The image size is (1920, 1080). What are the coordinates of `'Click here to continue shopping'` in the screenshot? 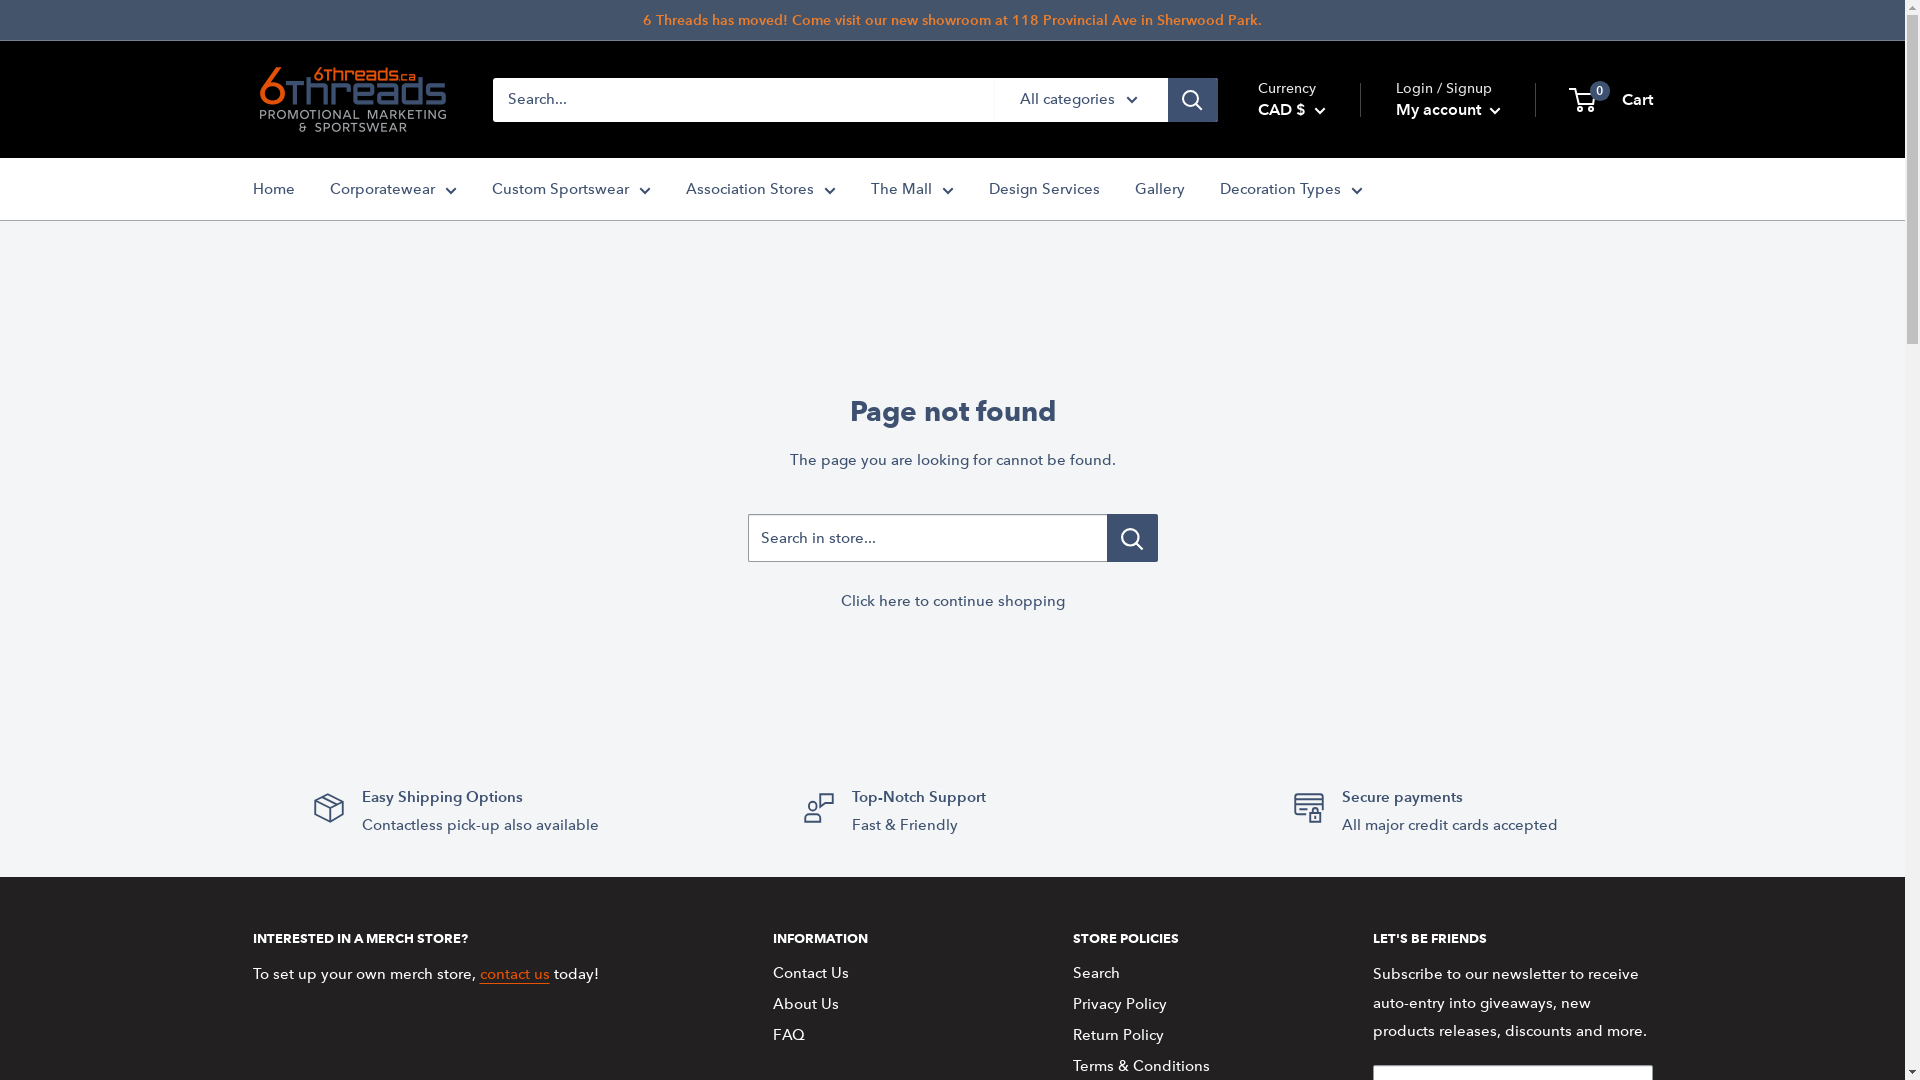 It's located at (950, 600).